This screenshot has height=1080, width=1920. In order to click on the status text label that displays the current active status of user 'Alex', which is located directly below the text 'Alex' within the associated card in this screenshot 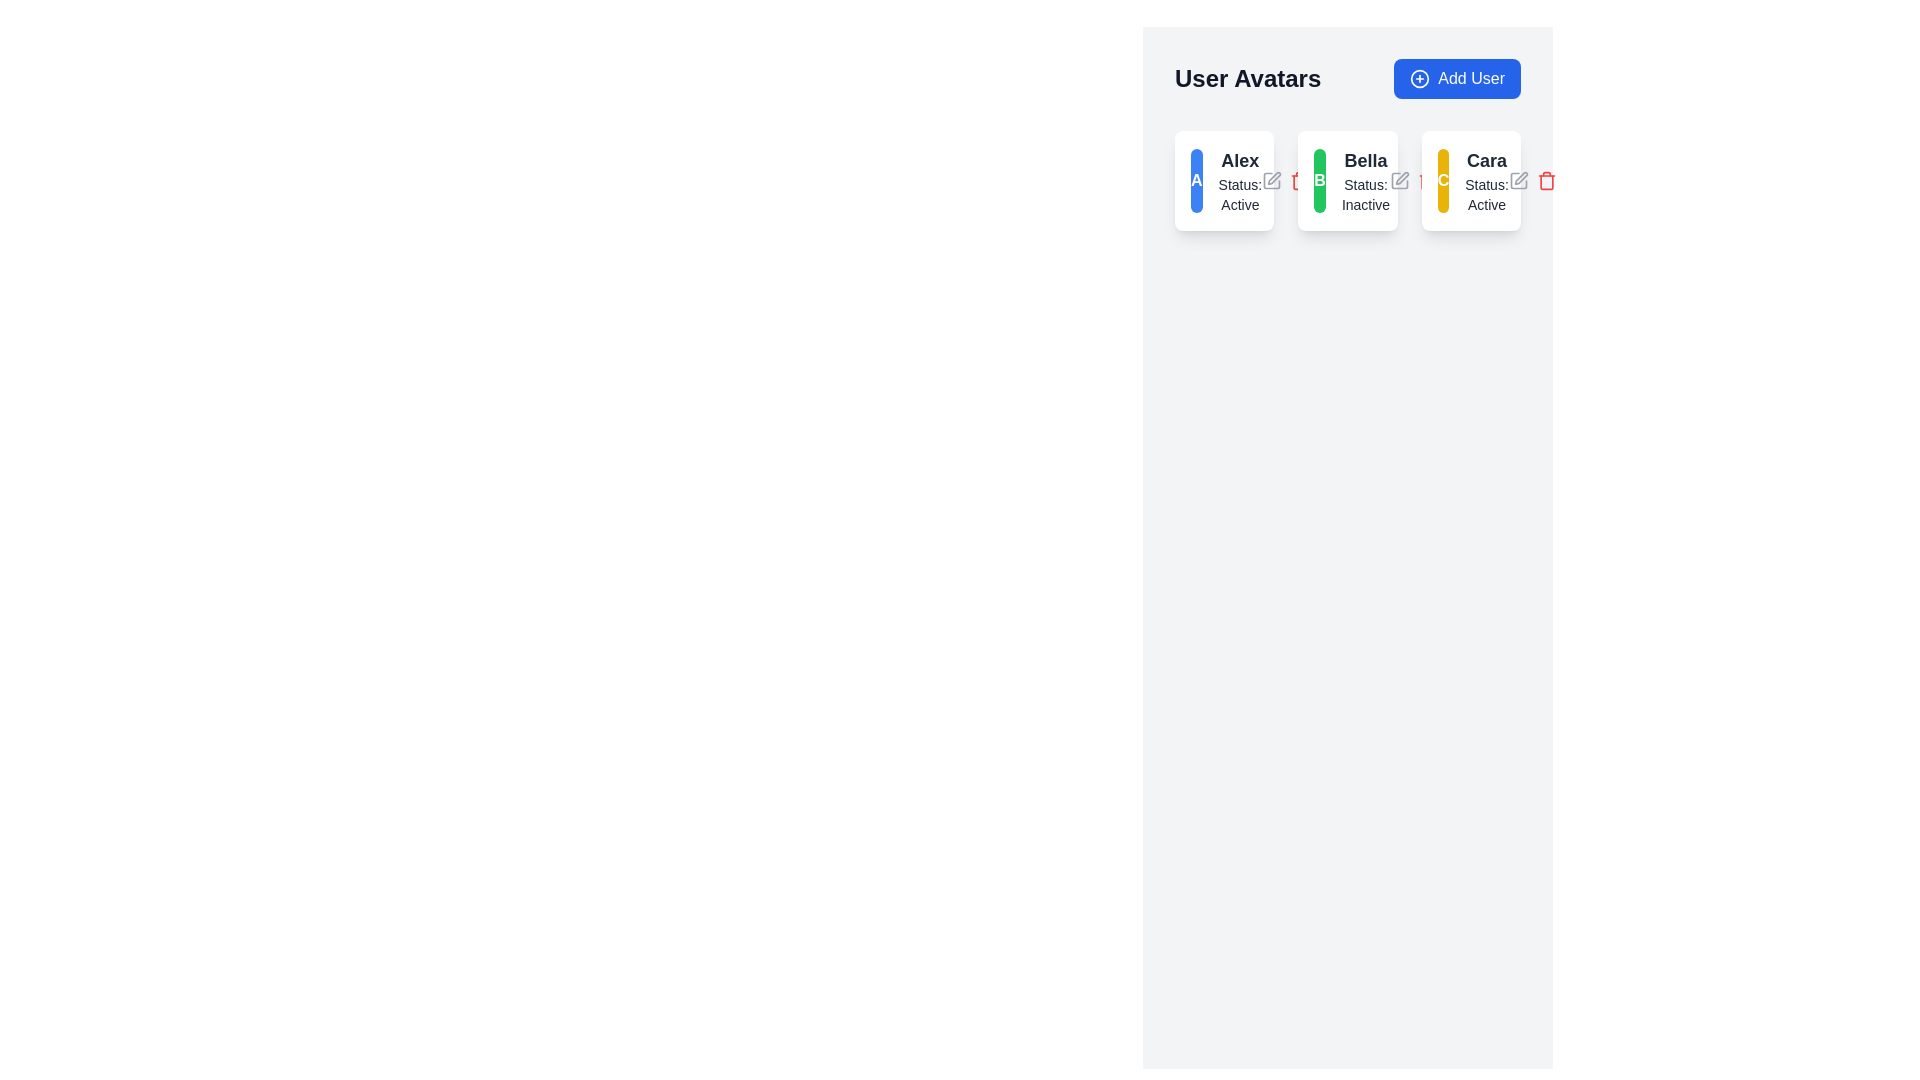, I will do `click(1239, 195)`.